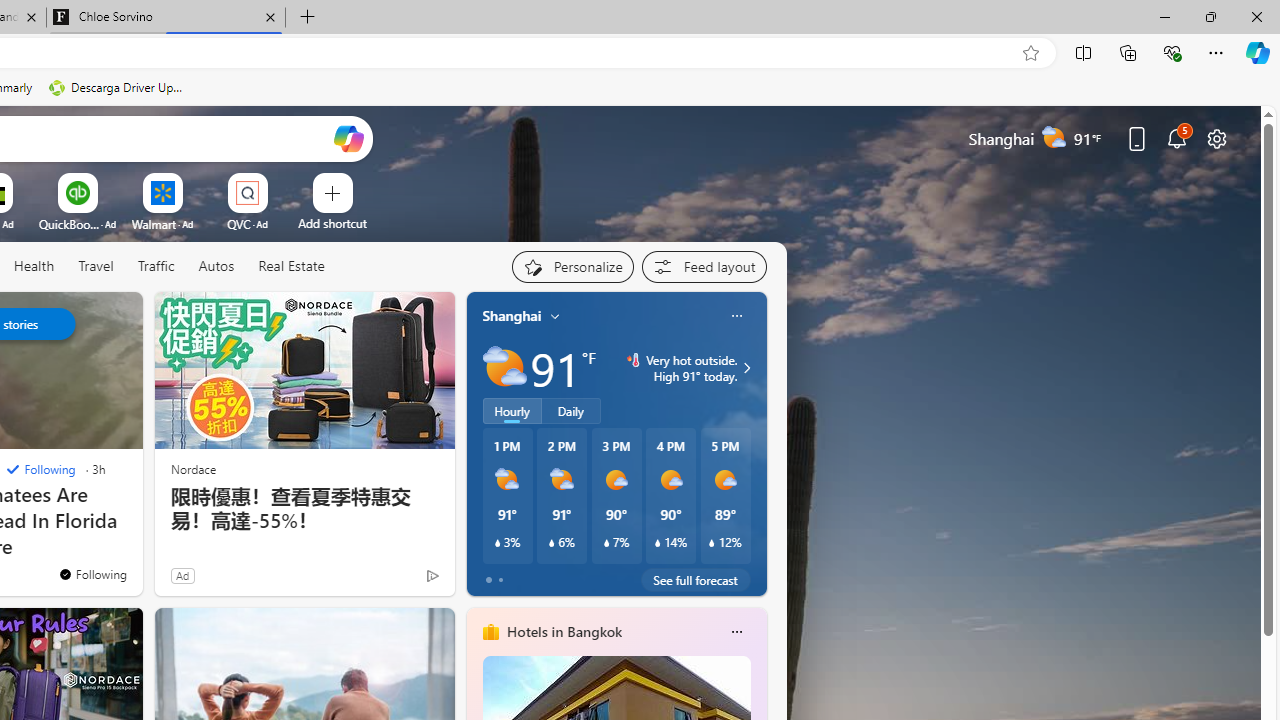  I want to click on 'Following', so click(40, 469).